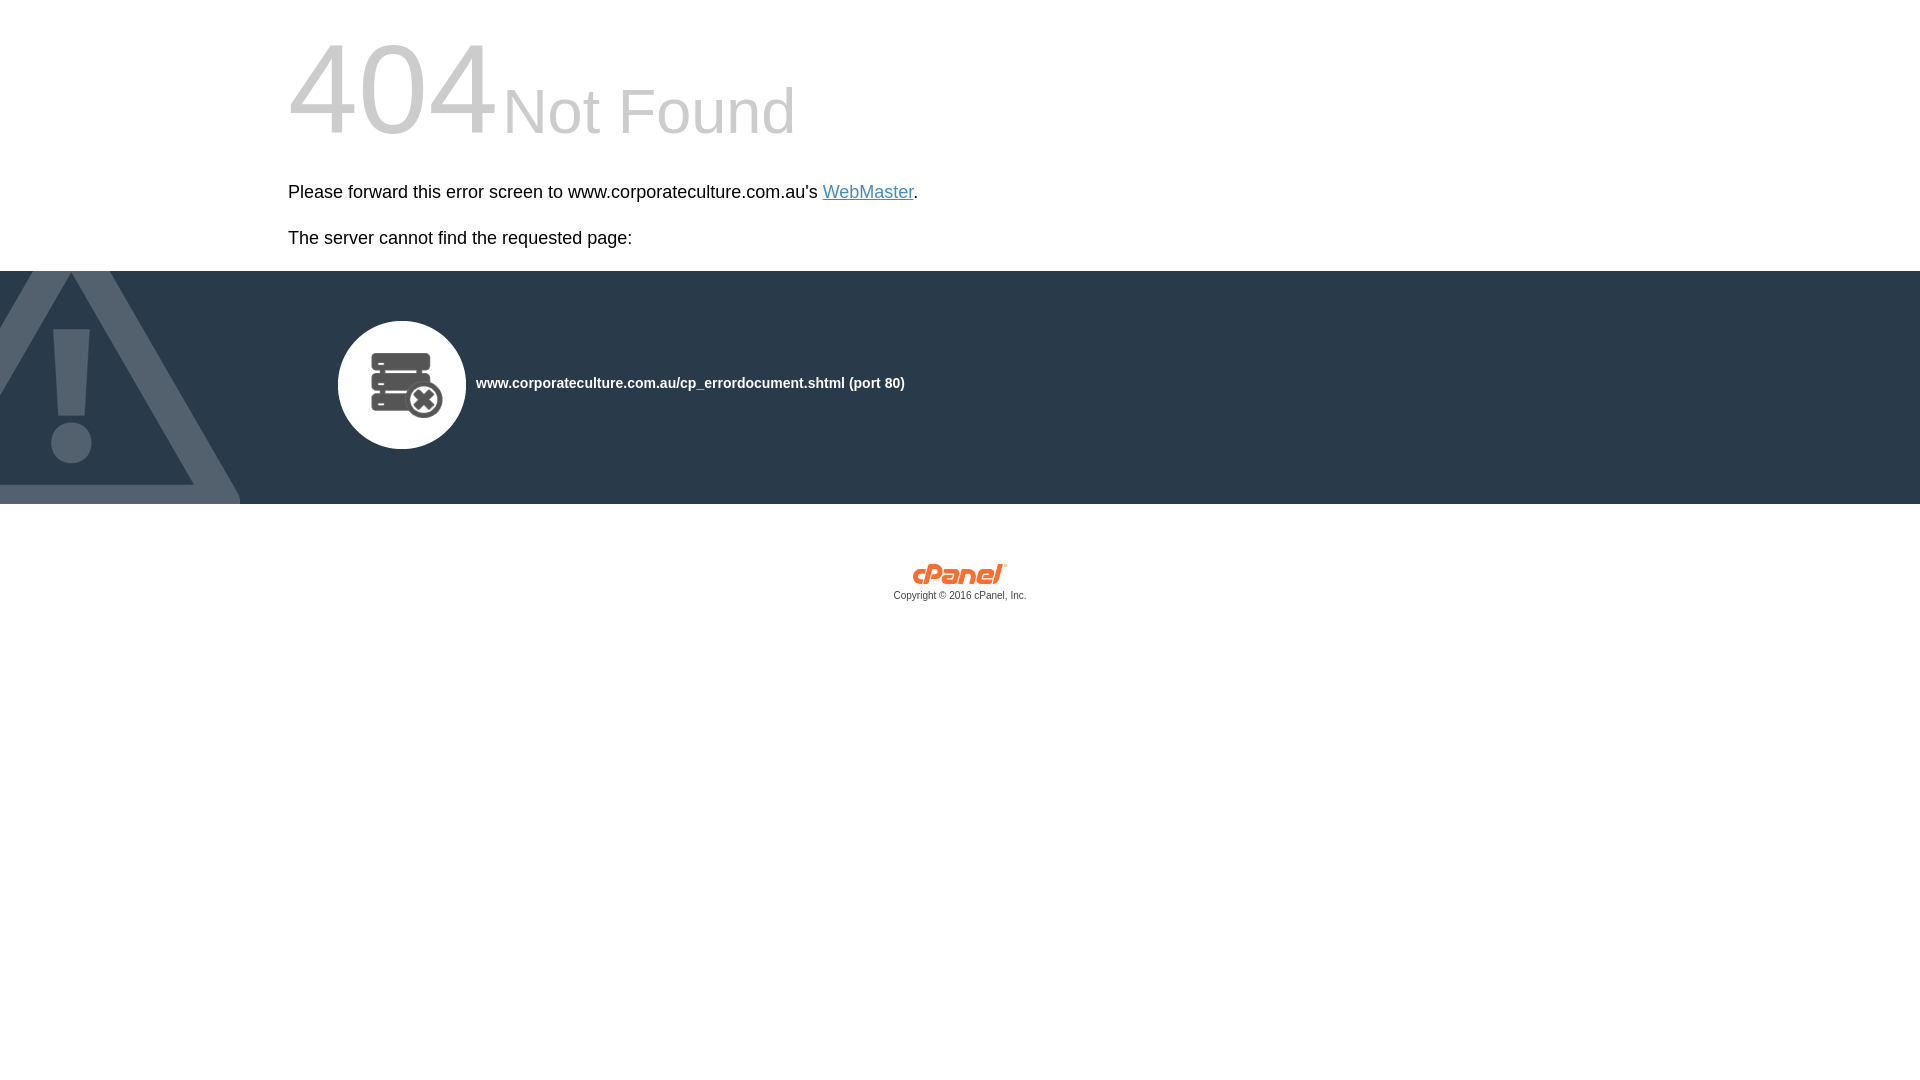  I want to click on 'WebMaster', so click(868, 192).